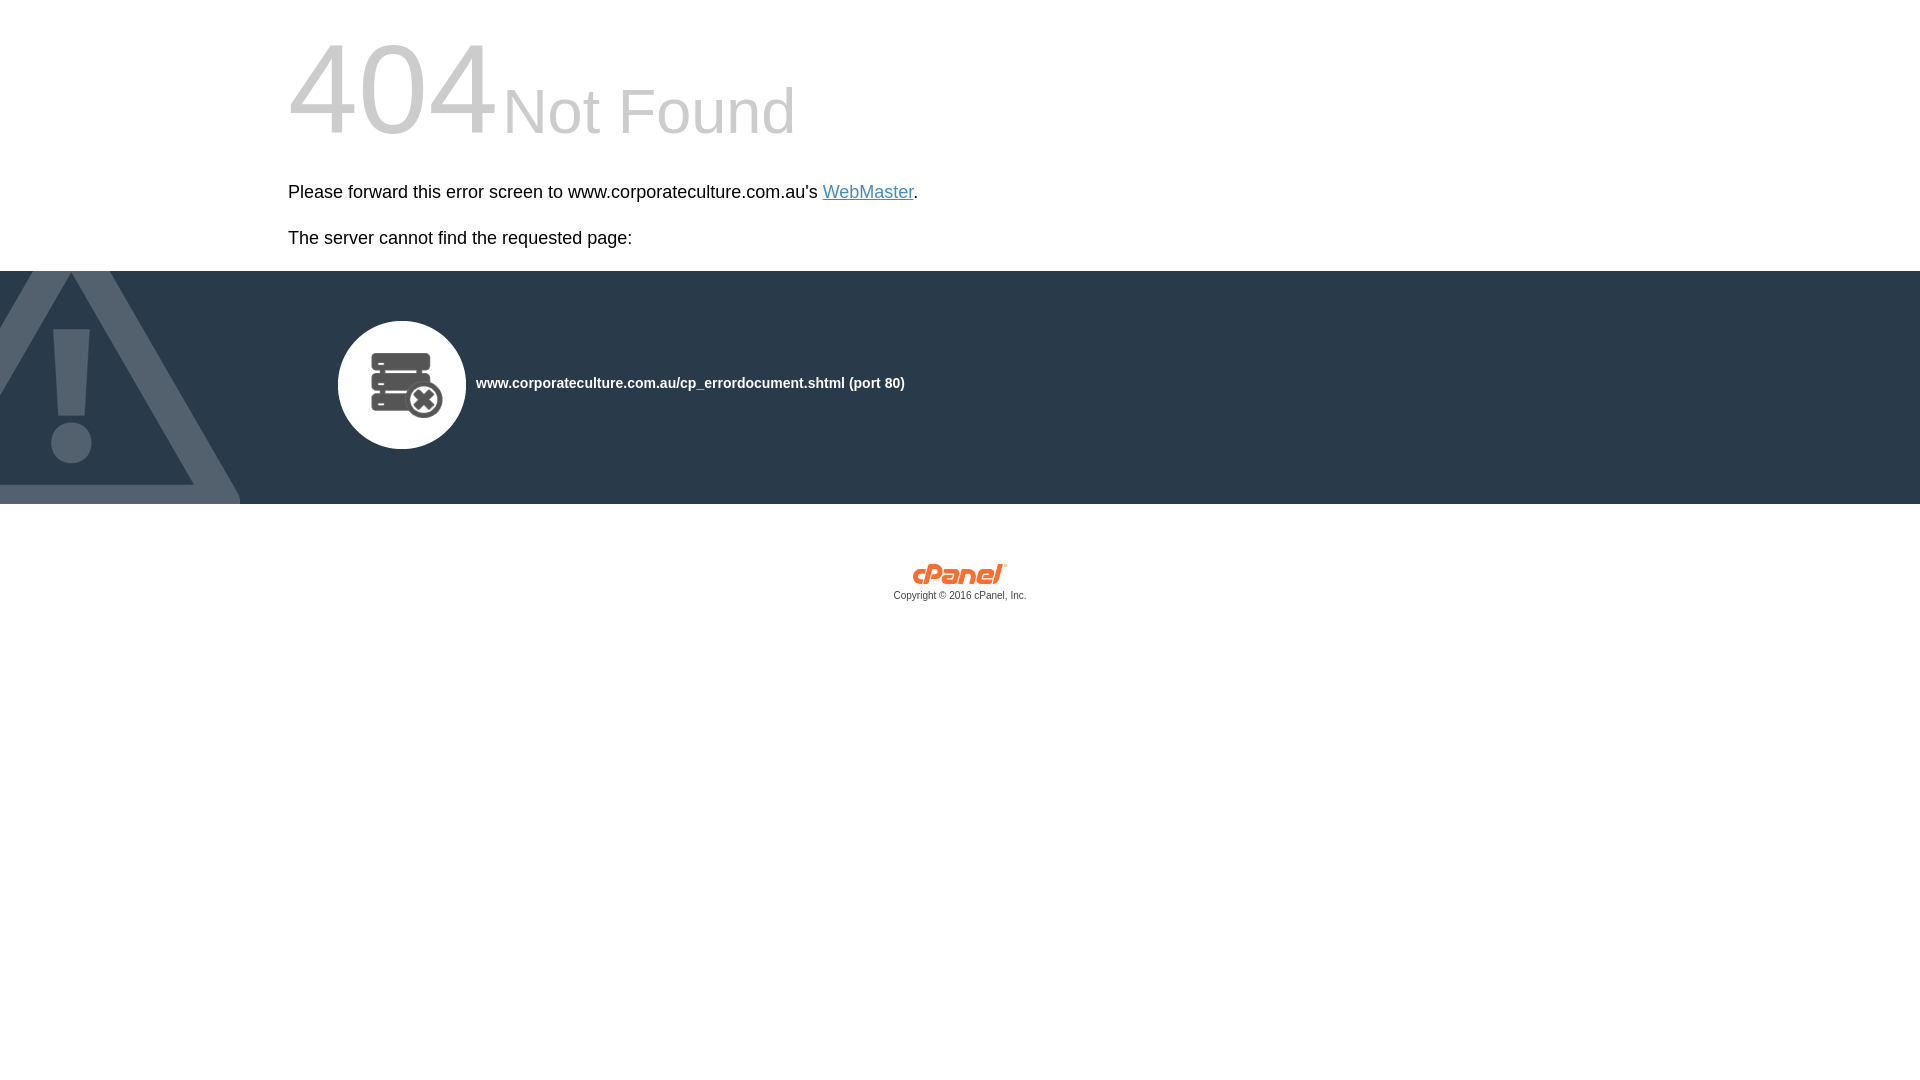  I want to click on 'WebMaster', so click(868, 192).